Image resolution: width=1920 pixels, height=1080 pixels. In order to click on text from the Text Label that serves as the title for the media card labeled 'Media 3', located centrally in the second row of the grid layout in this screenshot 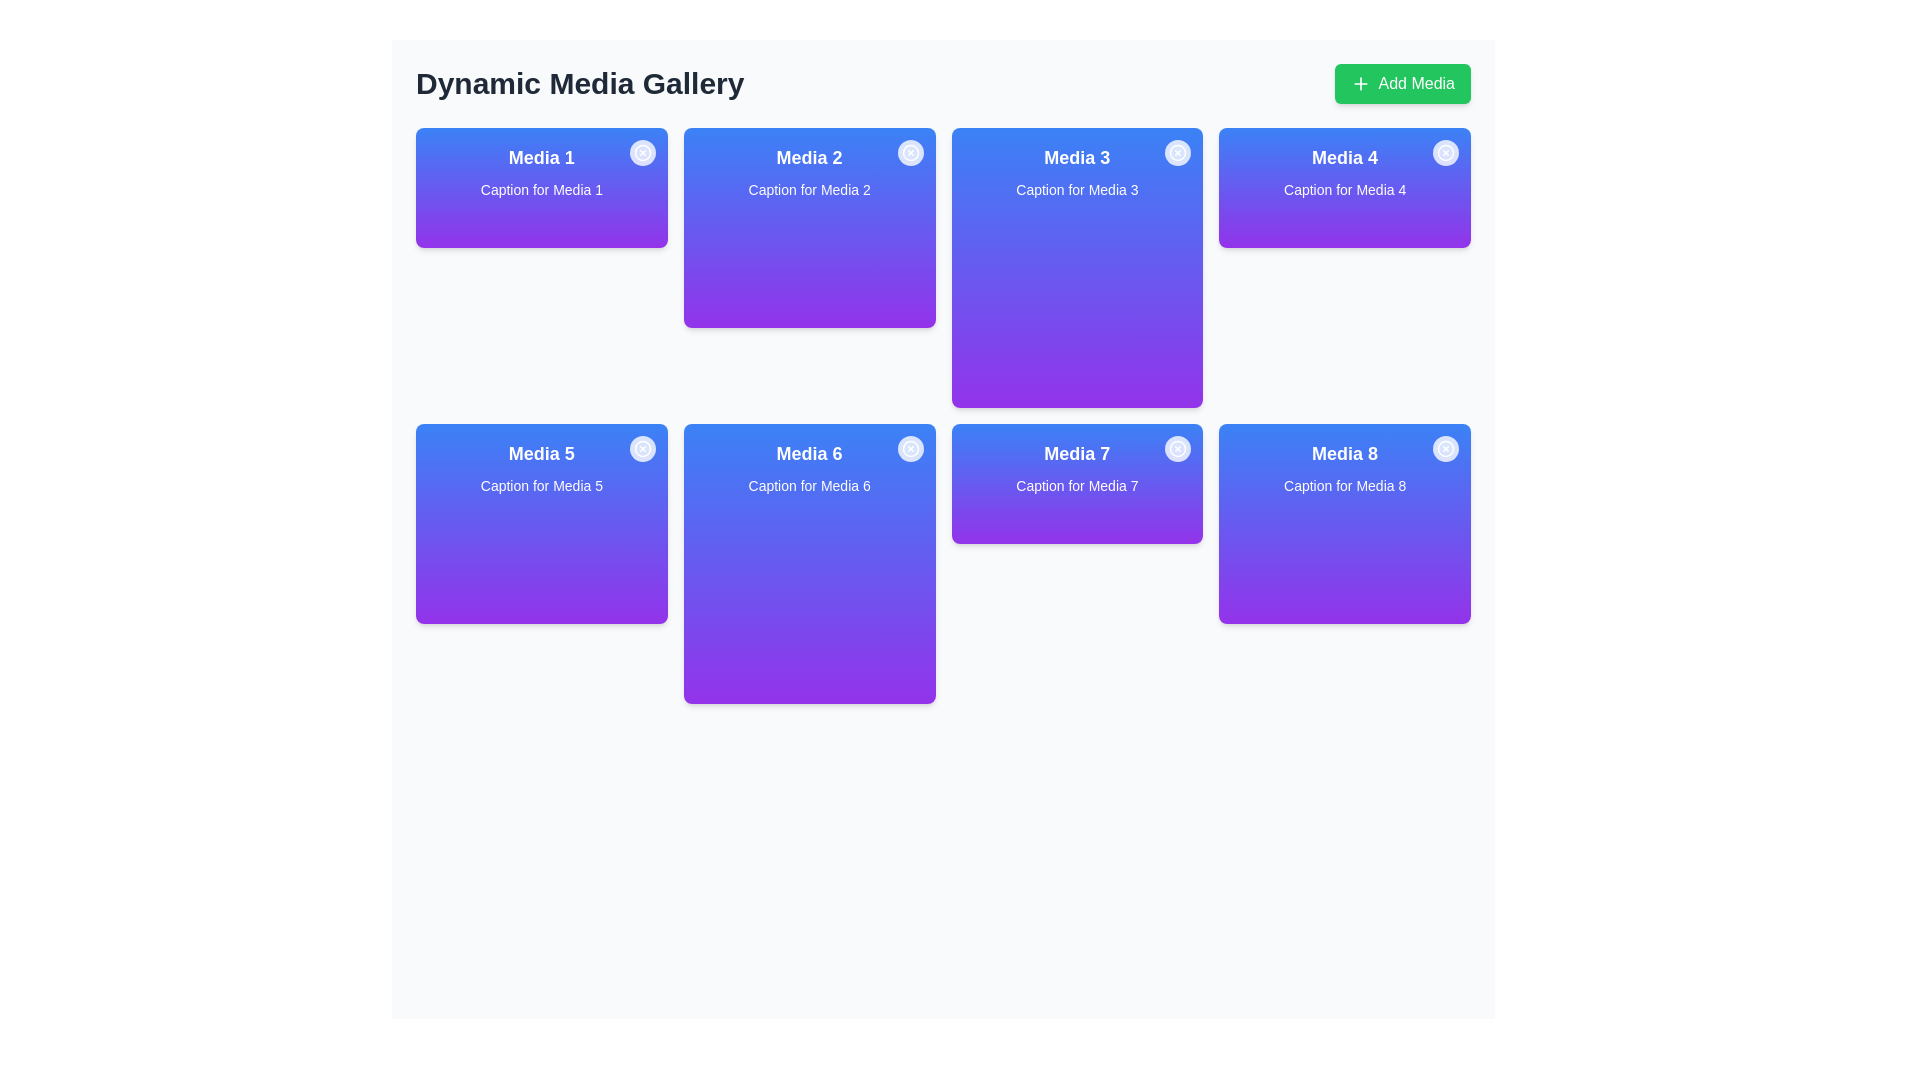, I will do `click(1076, 157)`.